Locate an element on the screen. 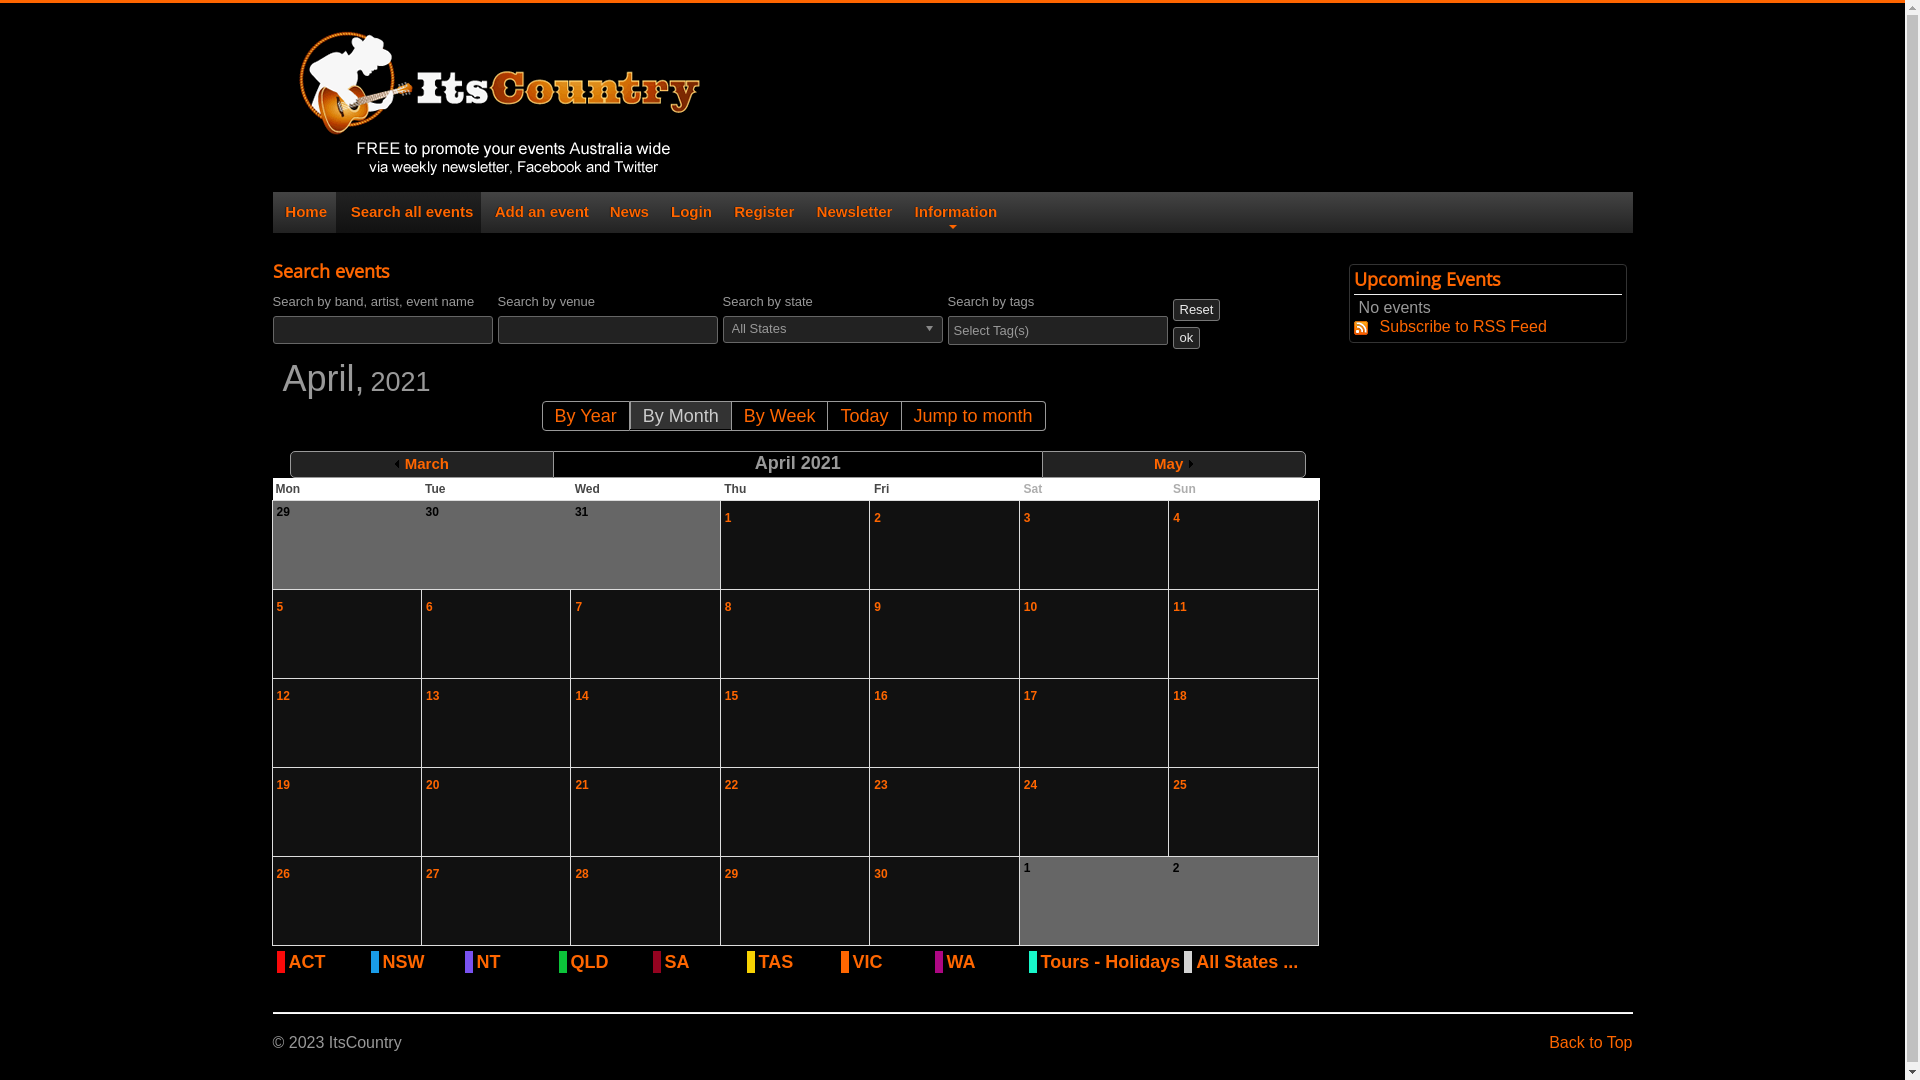  'Tours - Holidays' is located at coordinates (1108, 960).